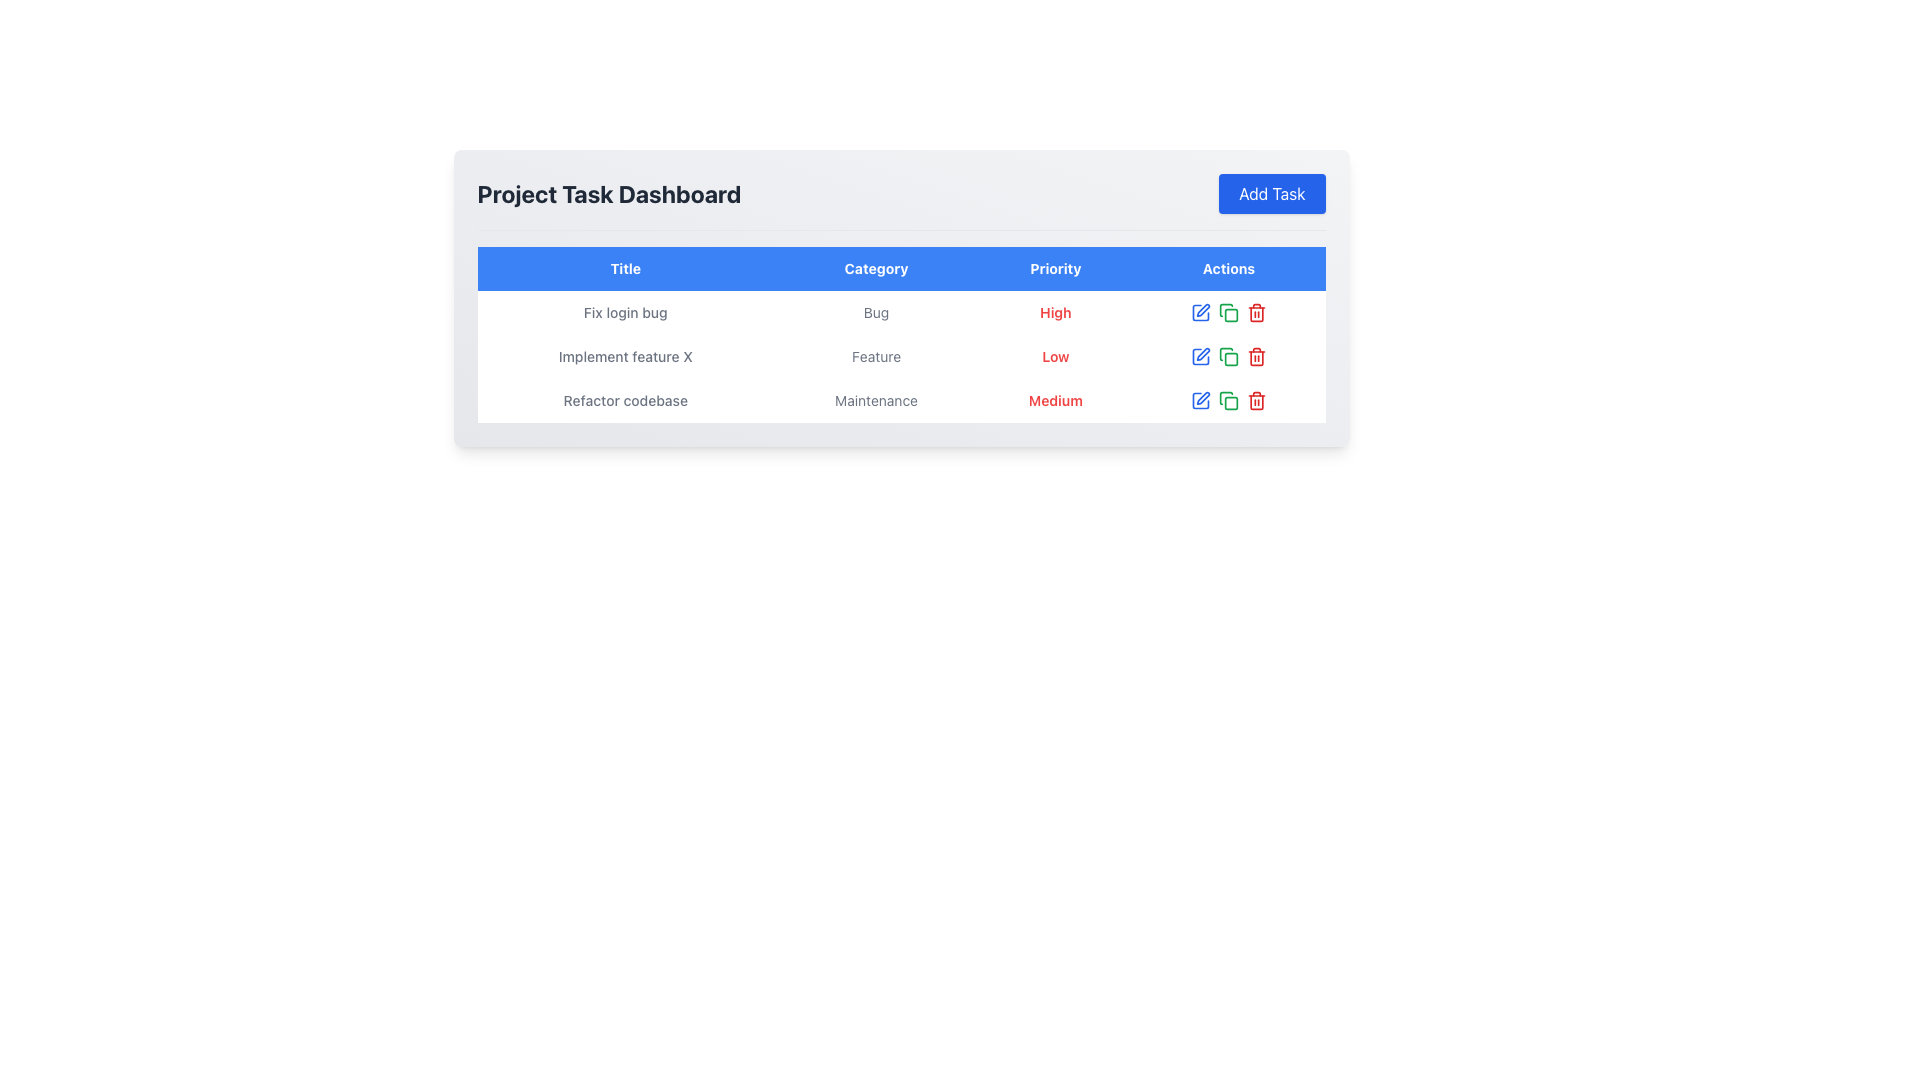 The height and width of the screenshot is (1080, 1920). Describe the element at coordinates (624, 268) in the screenshot. I see `text content of the Table Header Cell labeled 'Title', which is a blue rectangular block with white bold text, located in the Project Task Dashboard` at that location.